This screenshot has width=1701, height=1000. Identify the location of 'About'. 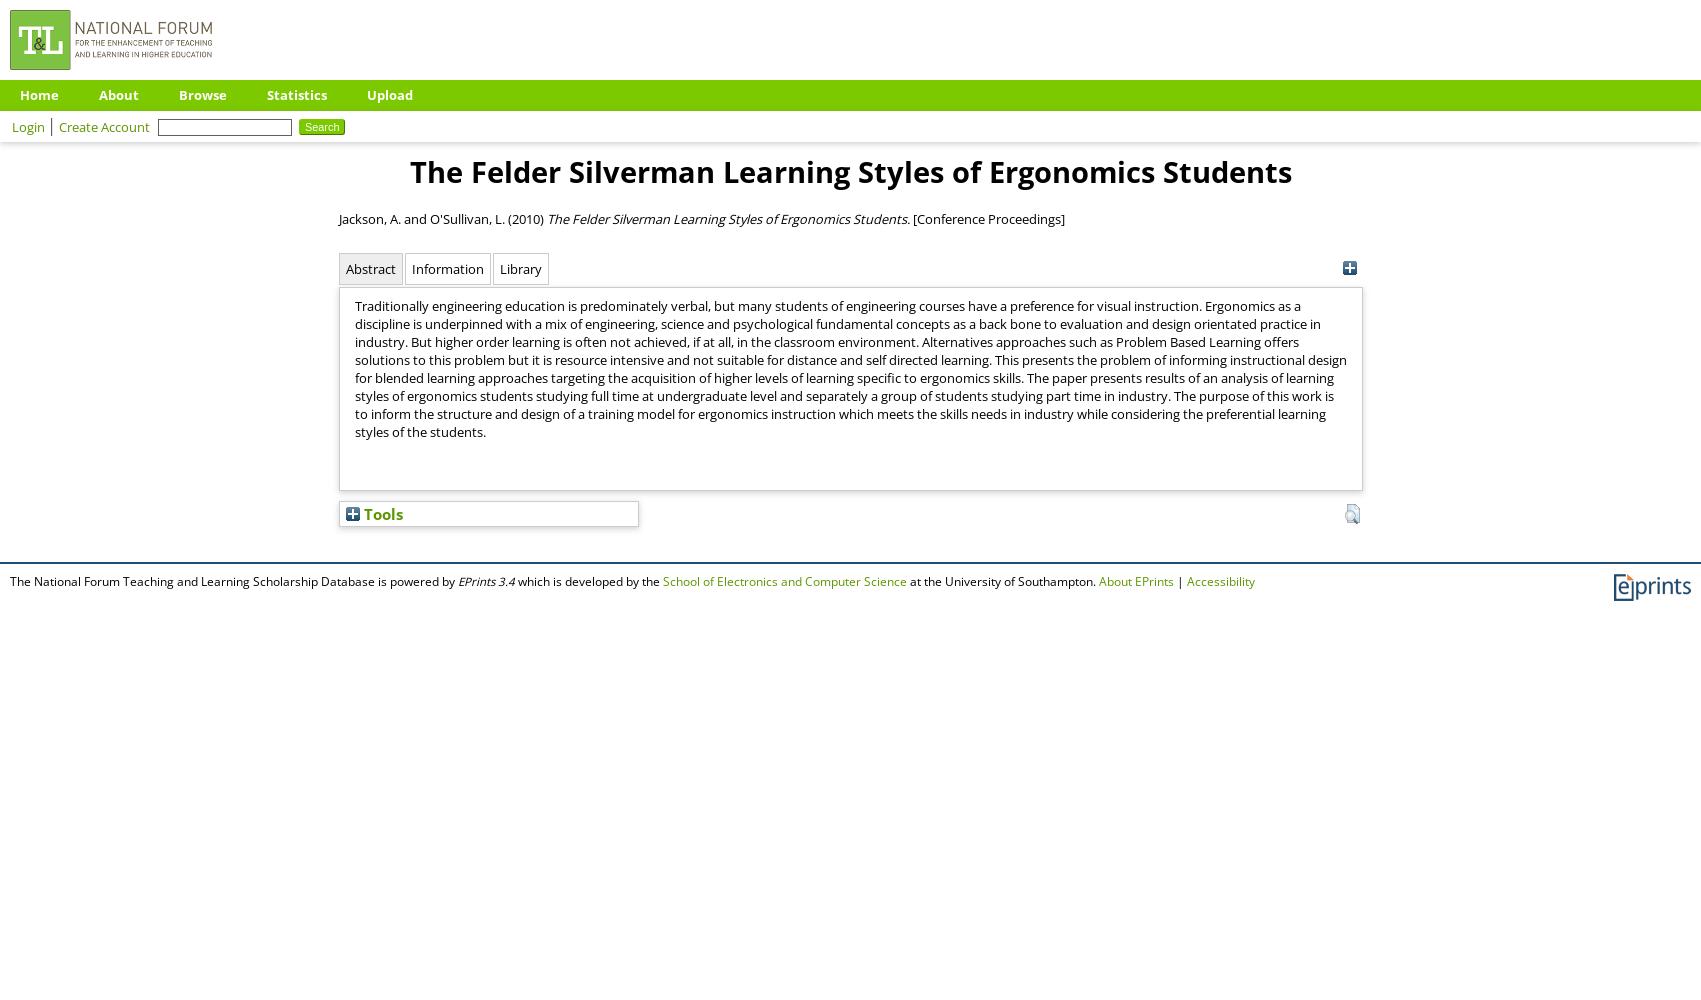
(119, 94).